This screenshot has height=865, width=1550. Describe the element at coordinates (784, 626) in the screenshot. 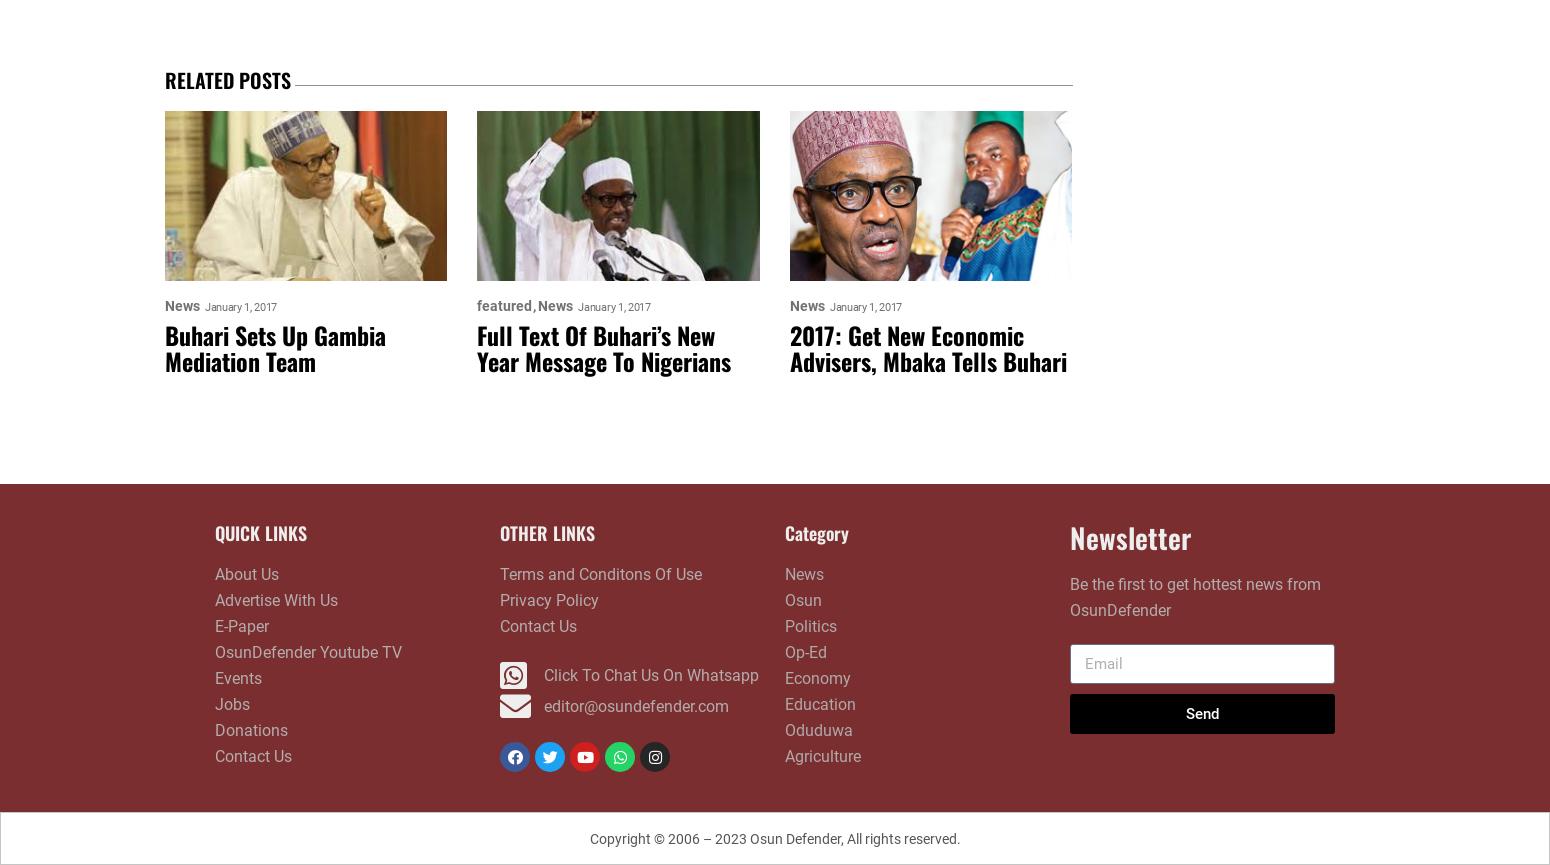

I see `'Politics'` at that location.